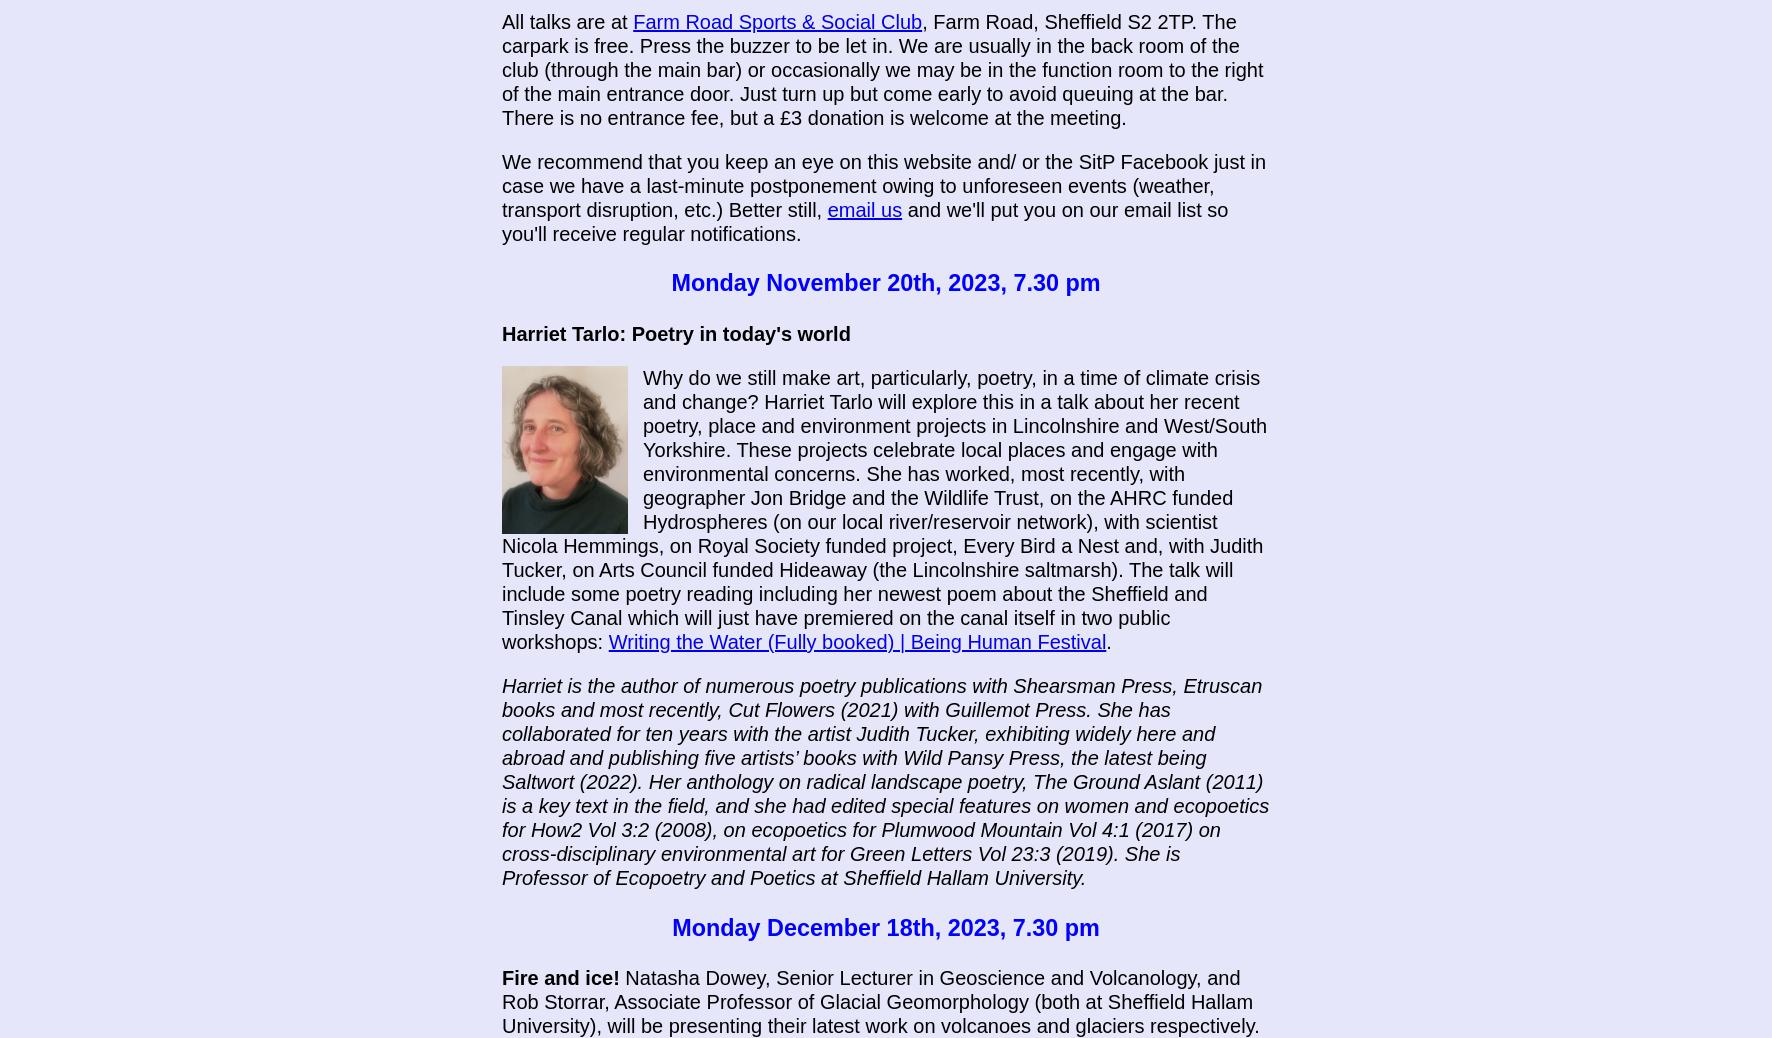  Describe the element at coordinates (864, 208) in the screenshot. I see `'email us'` at that location.